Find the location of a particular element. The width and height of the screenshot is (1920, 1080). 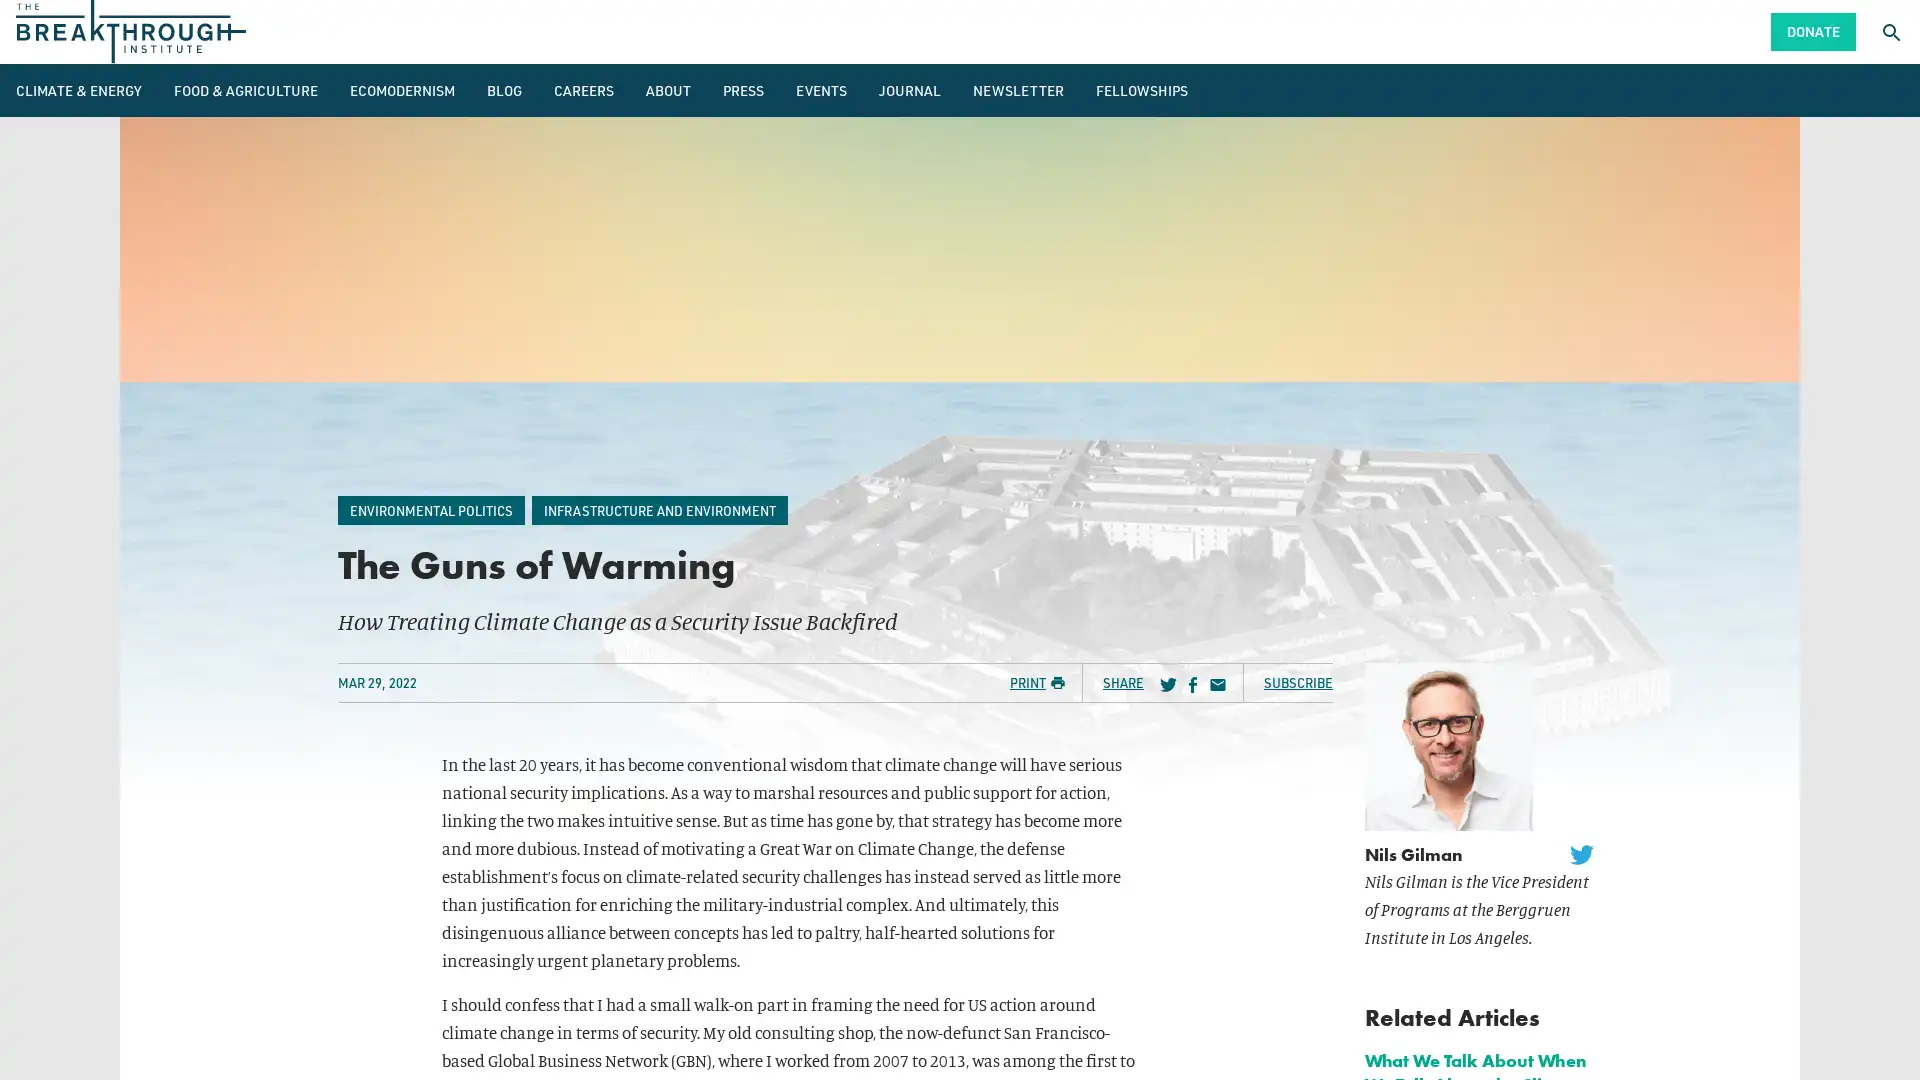

SUBSCRIBE is located at coordinates (1298, 681).